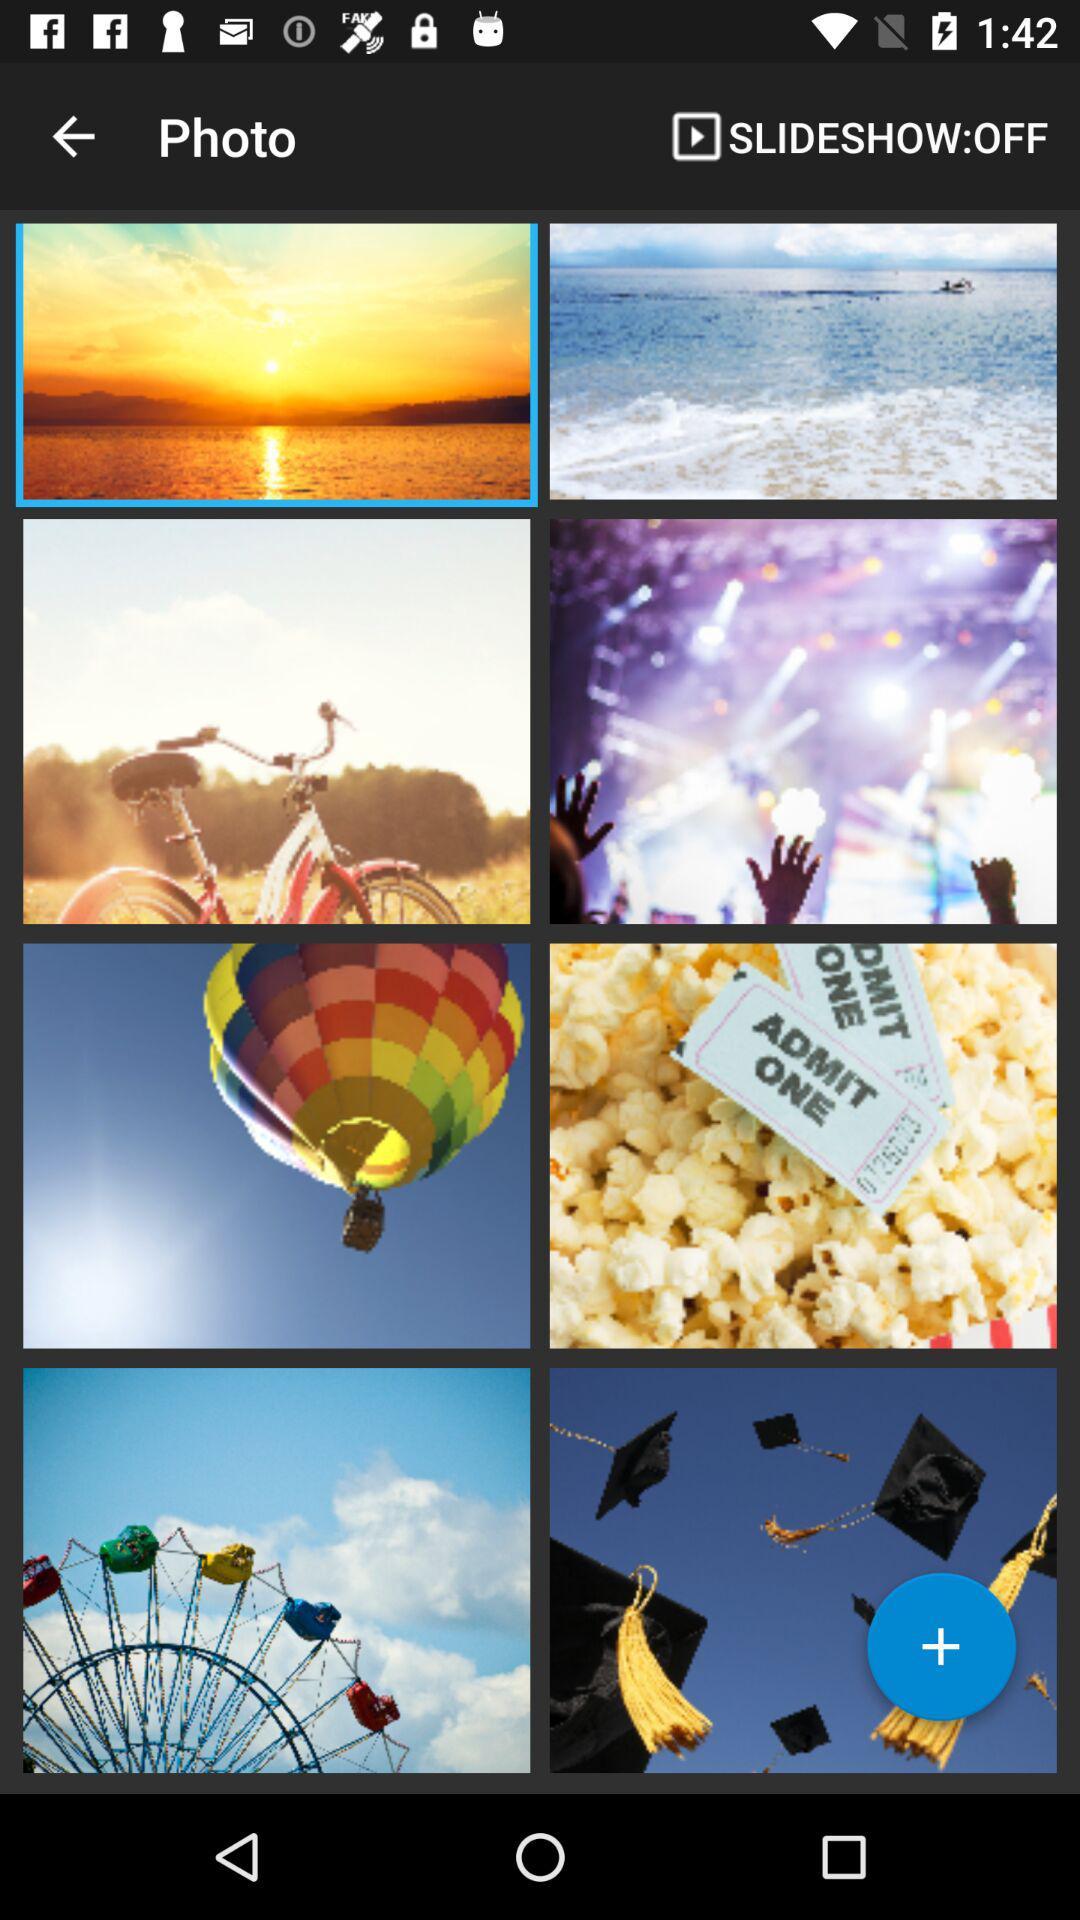 The height and width of the screenshot is (1920, 1080). What do you see at coordinates (276, 1143) in the screenshot?
I see `opens picture` at bounding box center [276, 1143].